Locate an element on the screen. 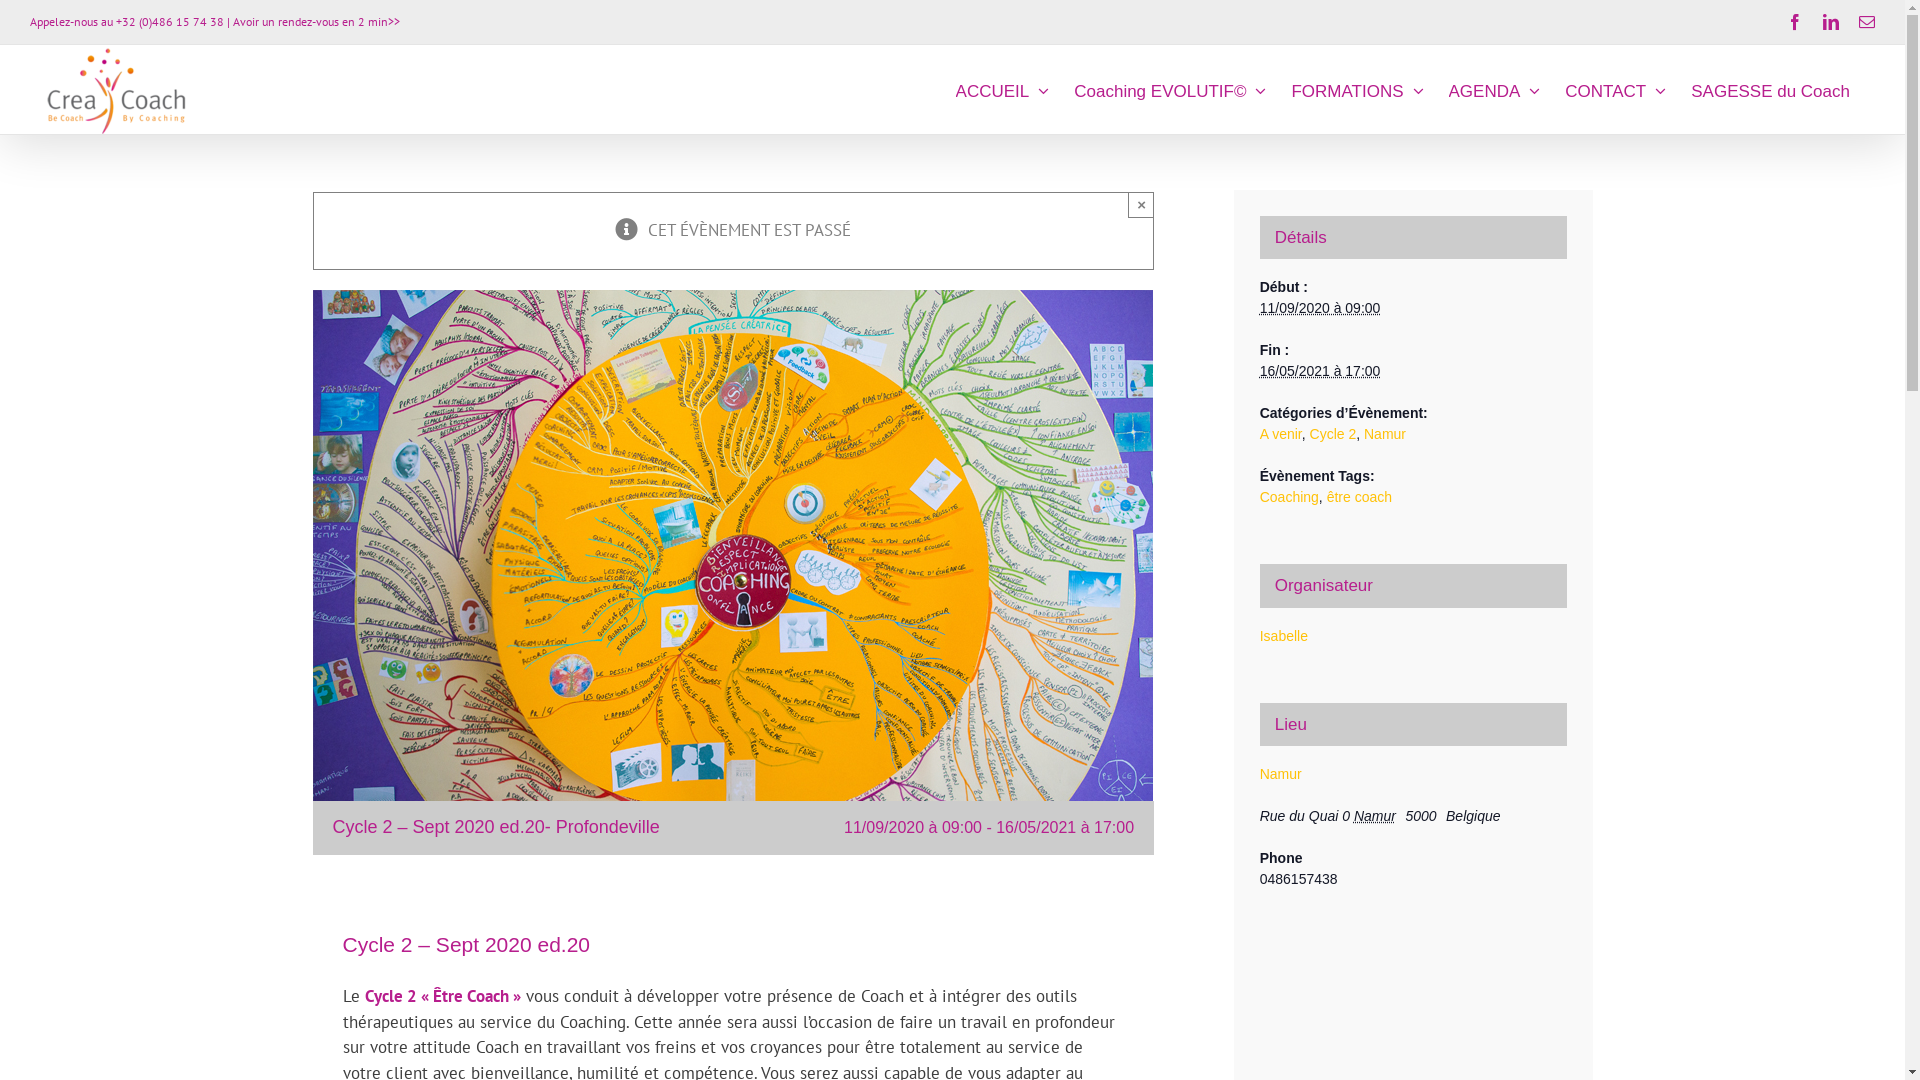  'Email' is located at coordinates (1866, 22).